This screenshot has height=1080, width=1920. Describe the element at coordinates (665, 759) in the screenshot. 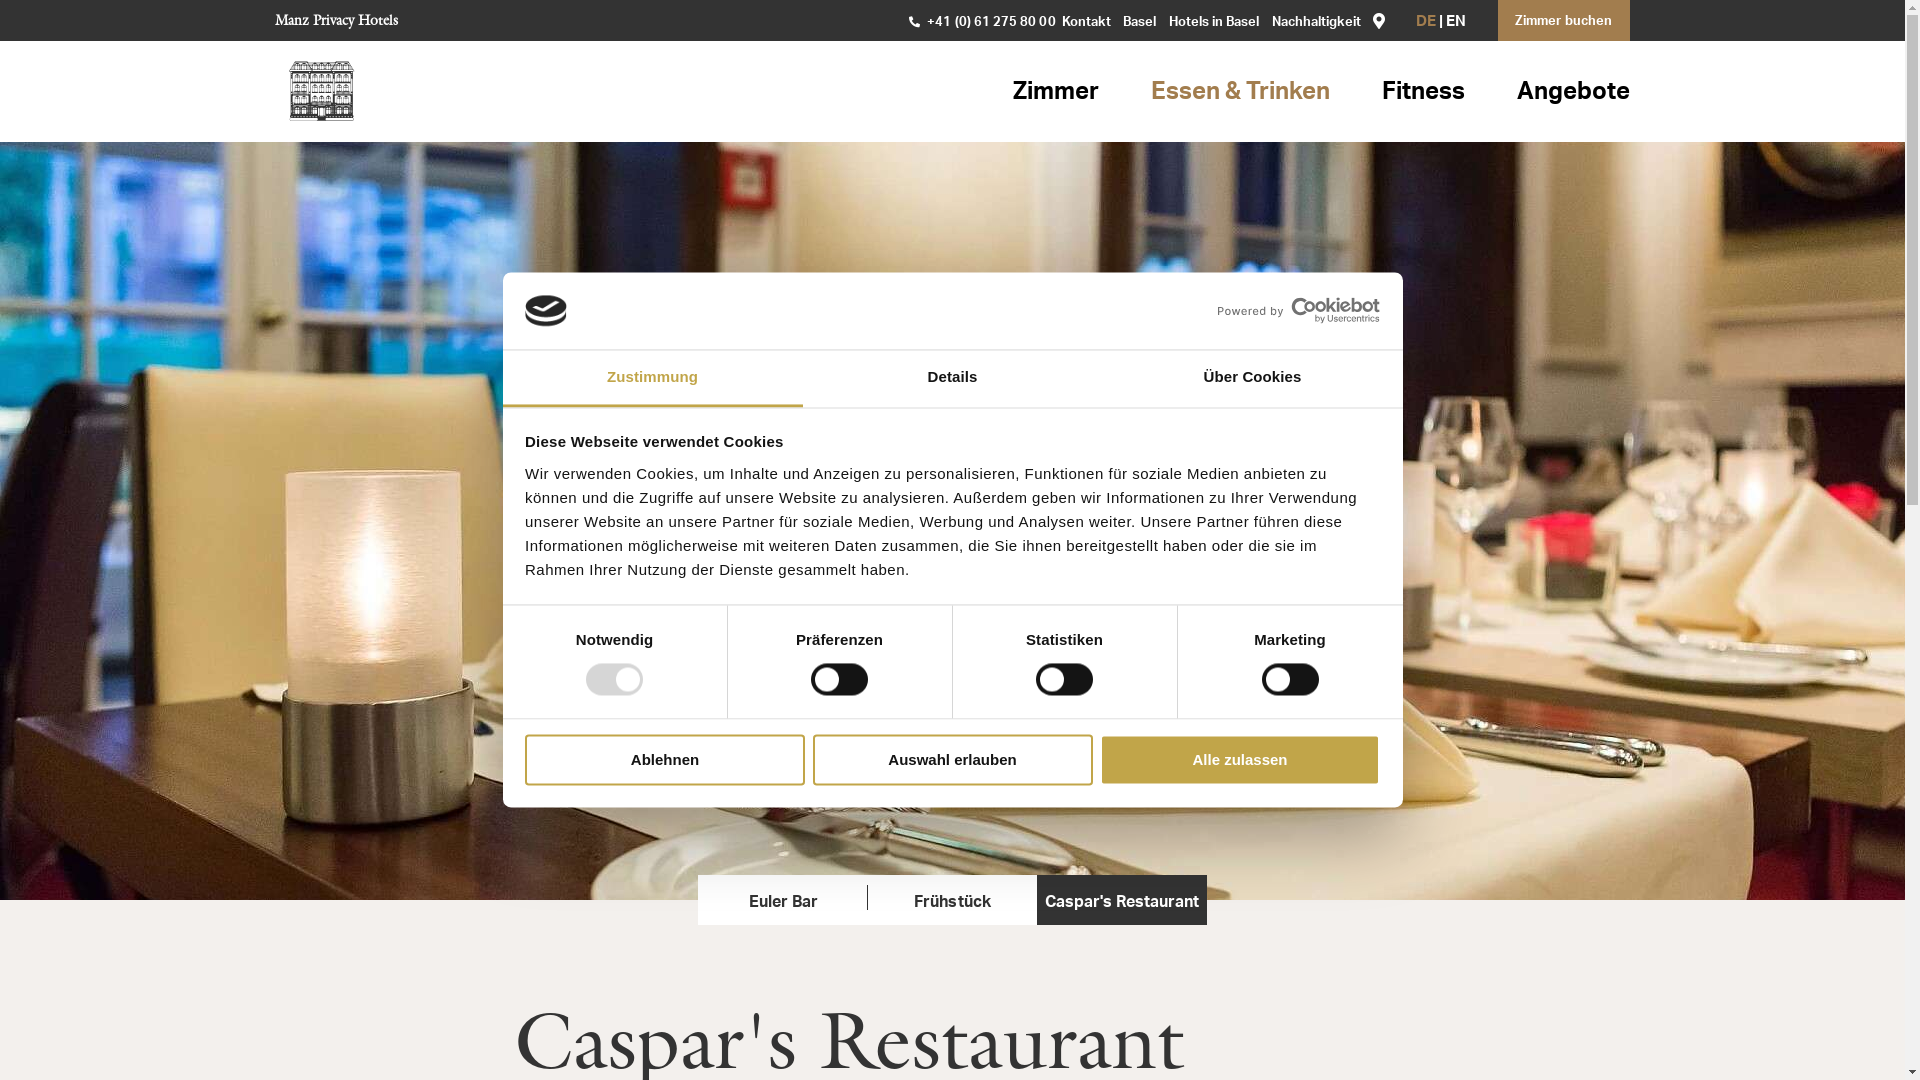

I see `'Ablehnen'` at that location.